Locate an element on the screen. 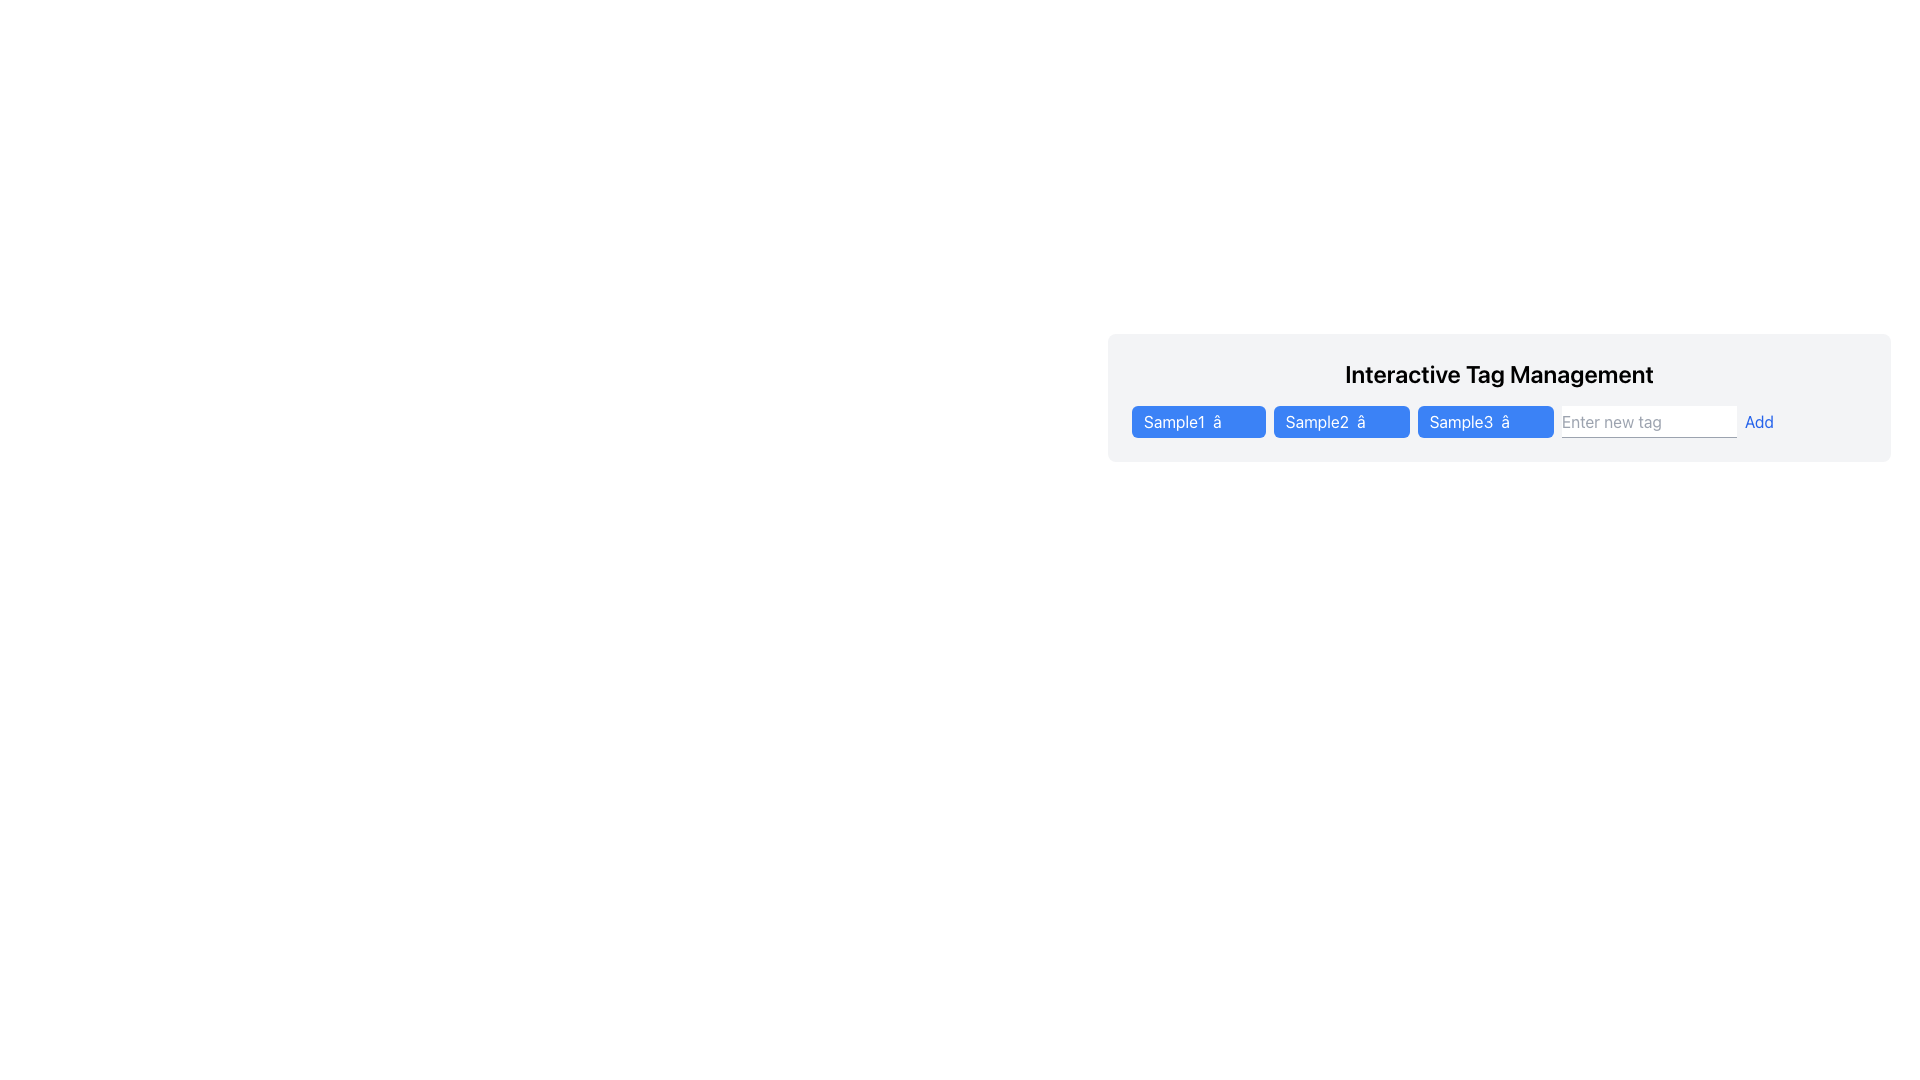 The image size is (1920, 1080). the button represented by the cross symbol '✕' located to the right of the text 'Sample3' within a blue button is located at coordinates (1520, 420).